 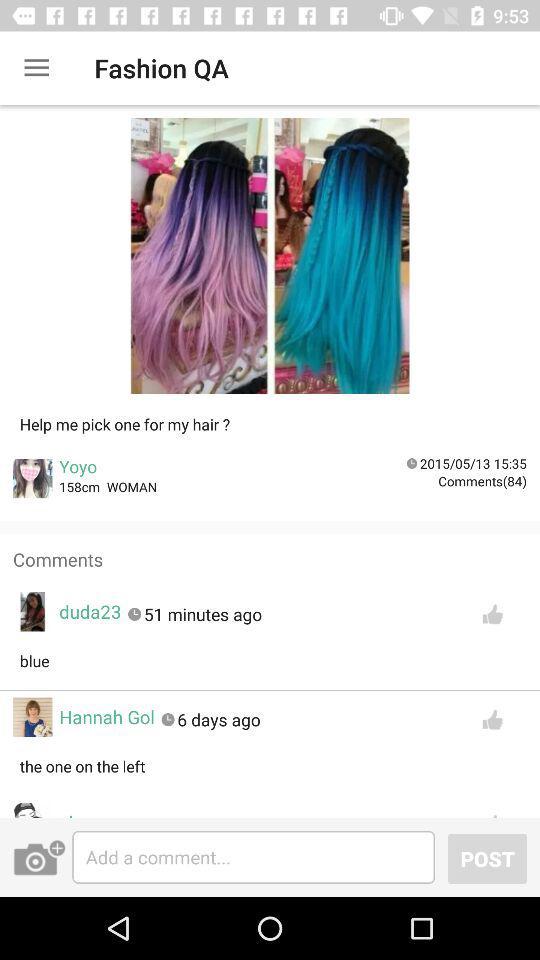 What do you see at coordinates (491, 811) in the screenshot?
I see `like the comment` at bounding box center [491, 811].